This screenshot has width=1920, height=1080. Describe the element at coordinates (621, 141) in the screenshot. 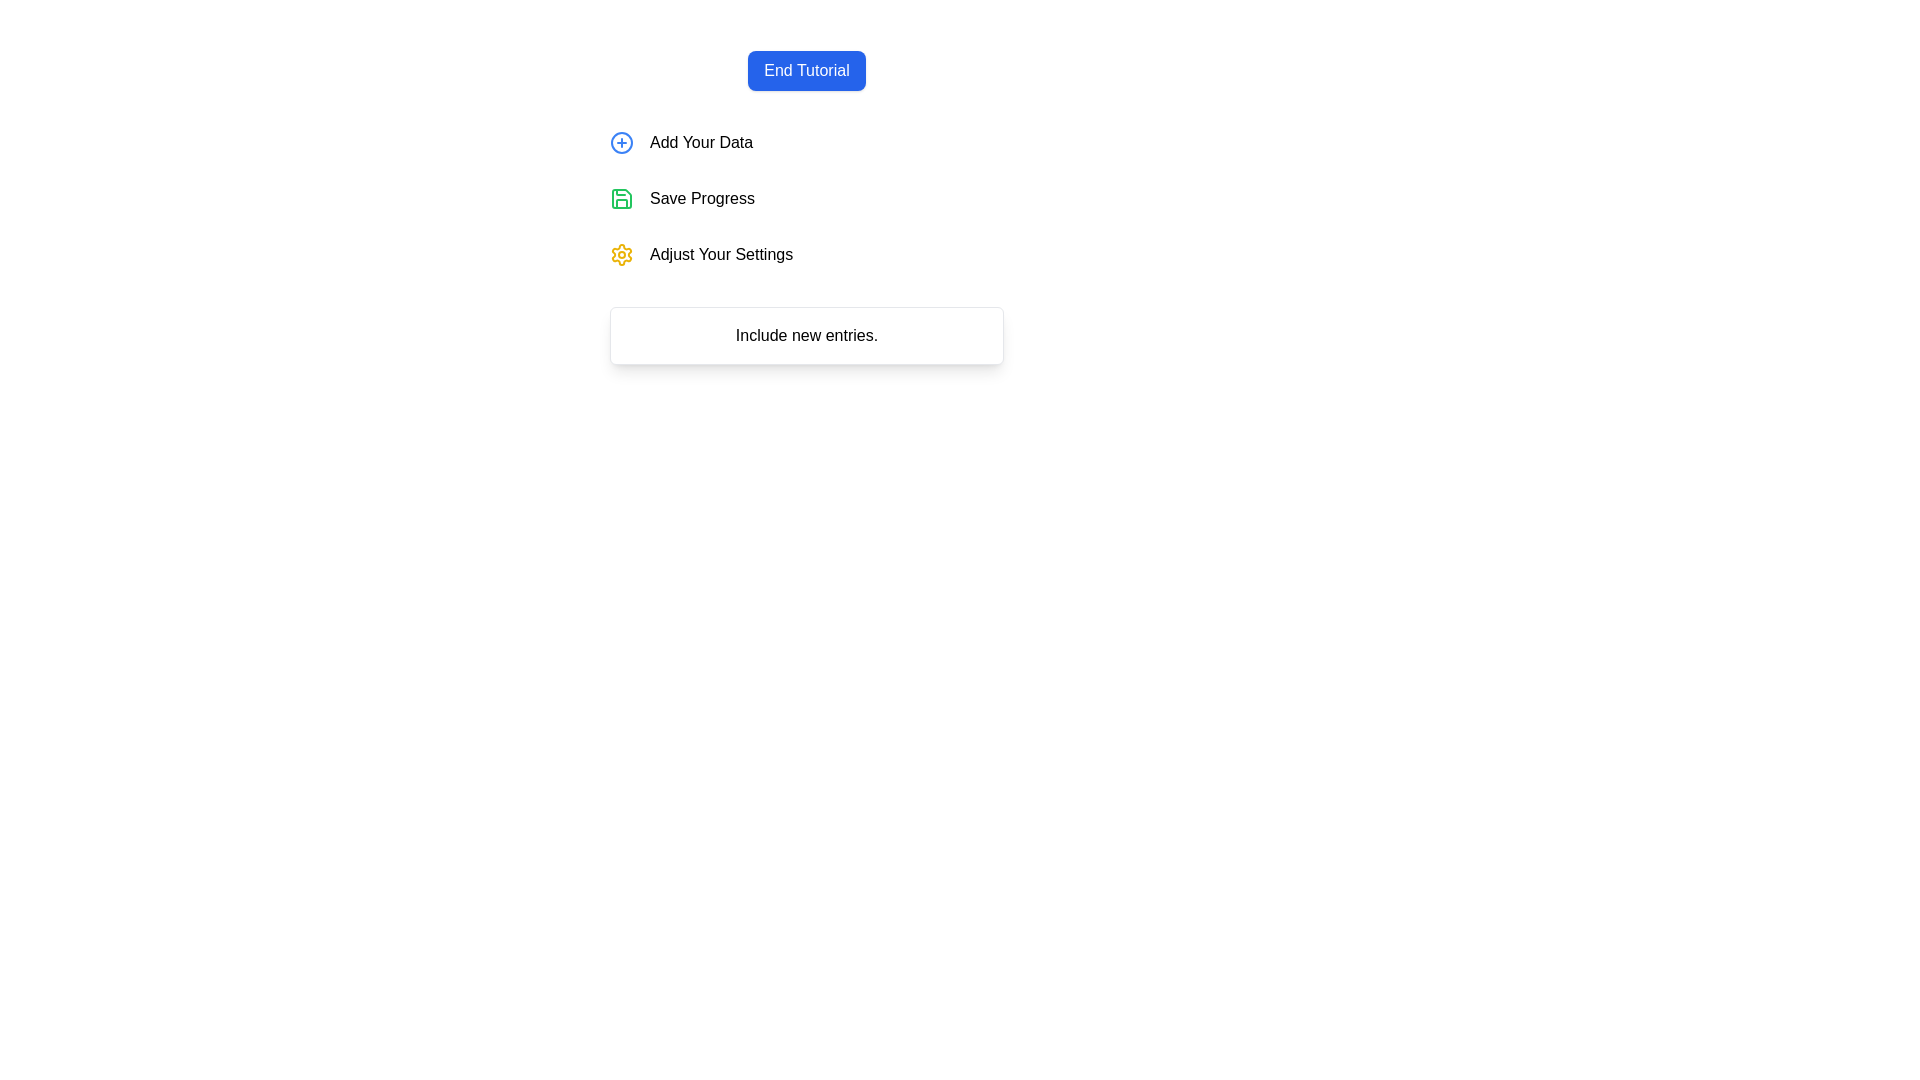

I see `the blue circular icon with a cross symbol` at that location.